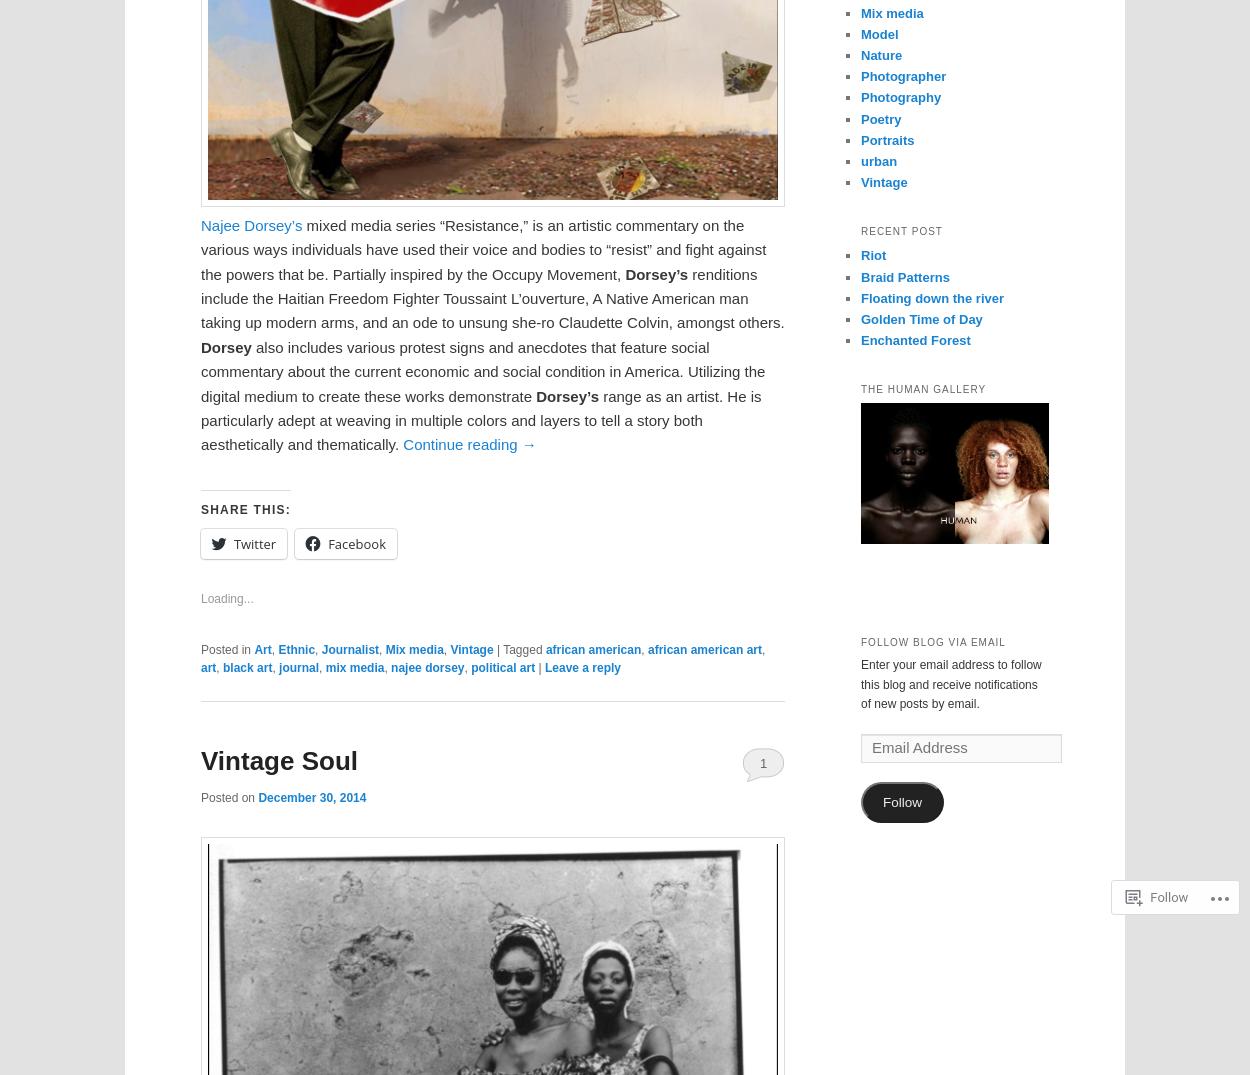 The width and height of the screenshot is (1250, 1075). Describe the element at coordinates (224, 346) in the screenshot. I see `'Dorsey'` at that location.